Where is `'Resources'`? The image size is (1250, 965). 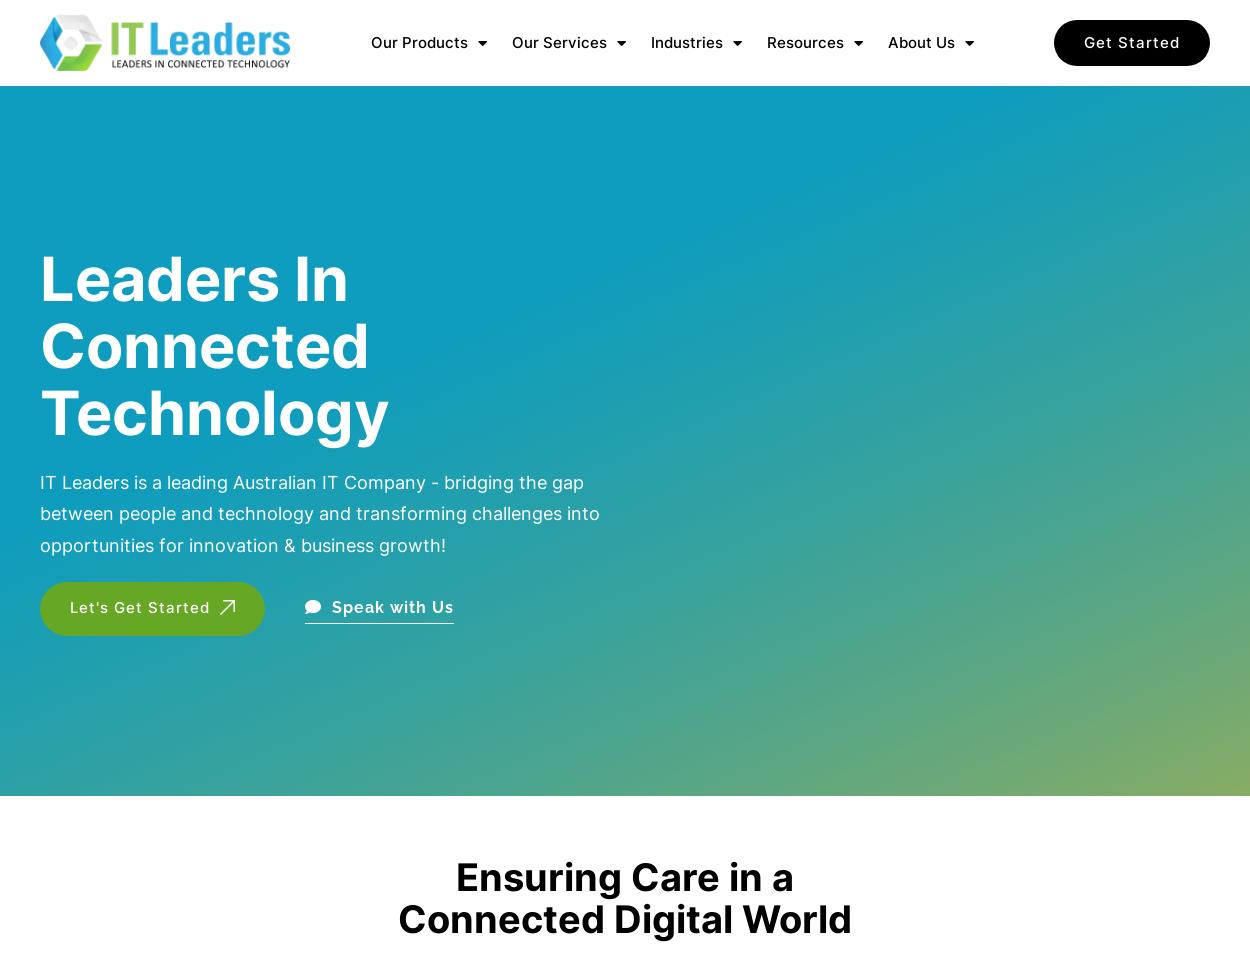
'Resources' is located at coordinates (804, 42).